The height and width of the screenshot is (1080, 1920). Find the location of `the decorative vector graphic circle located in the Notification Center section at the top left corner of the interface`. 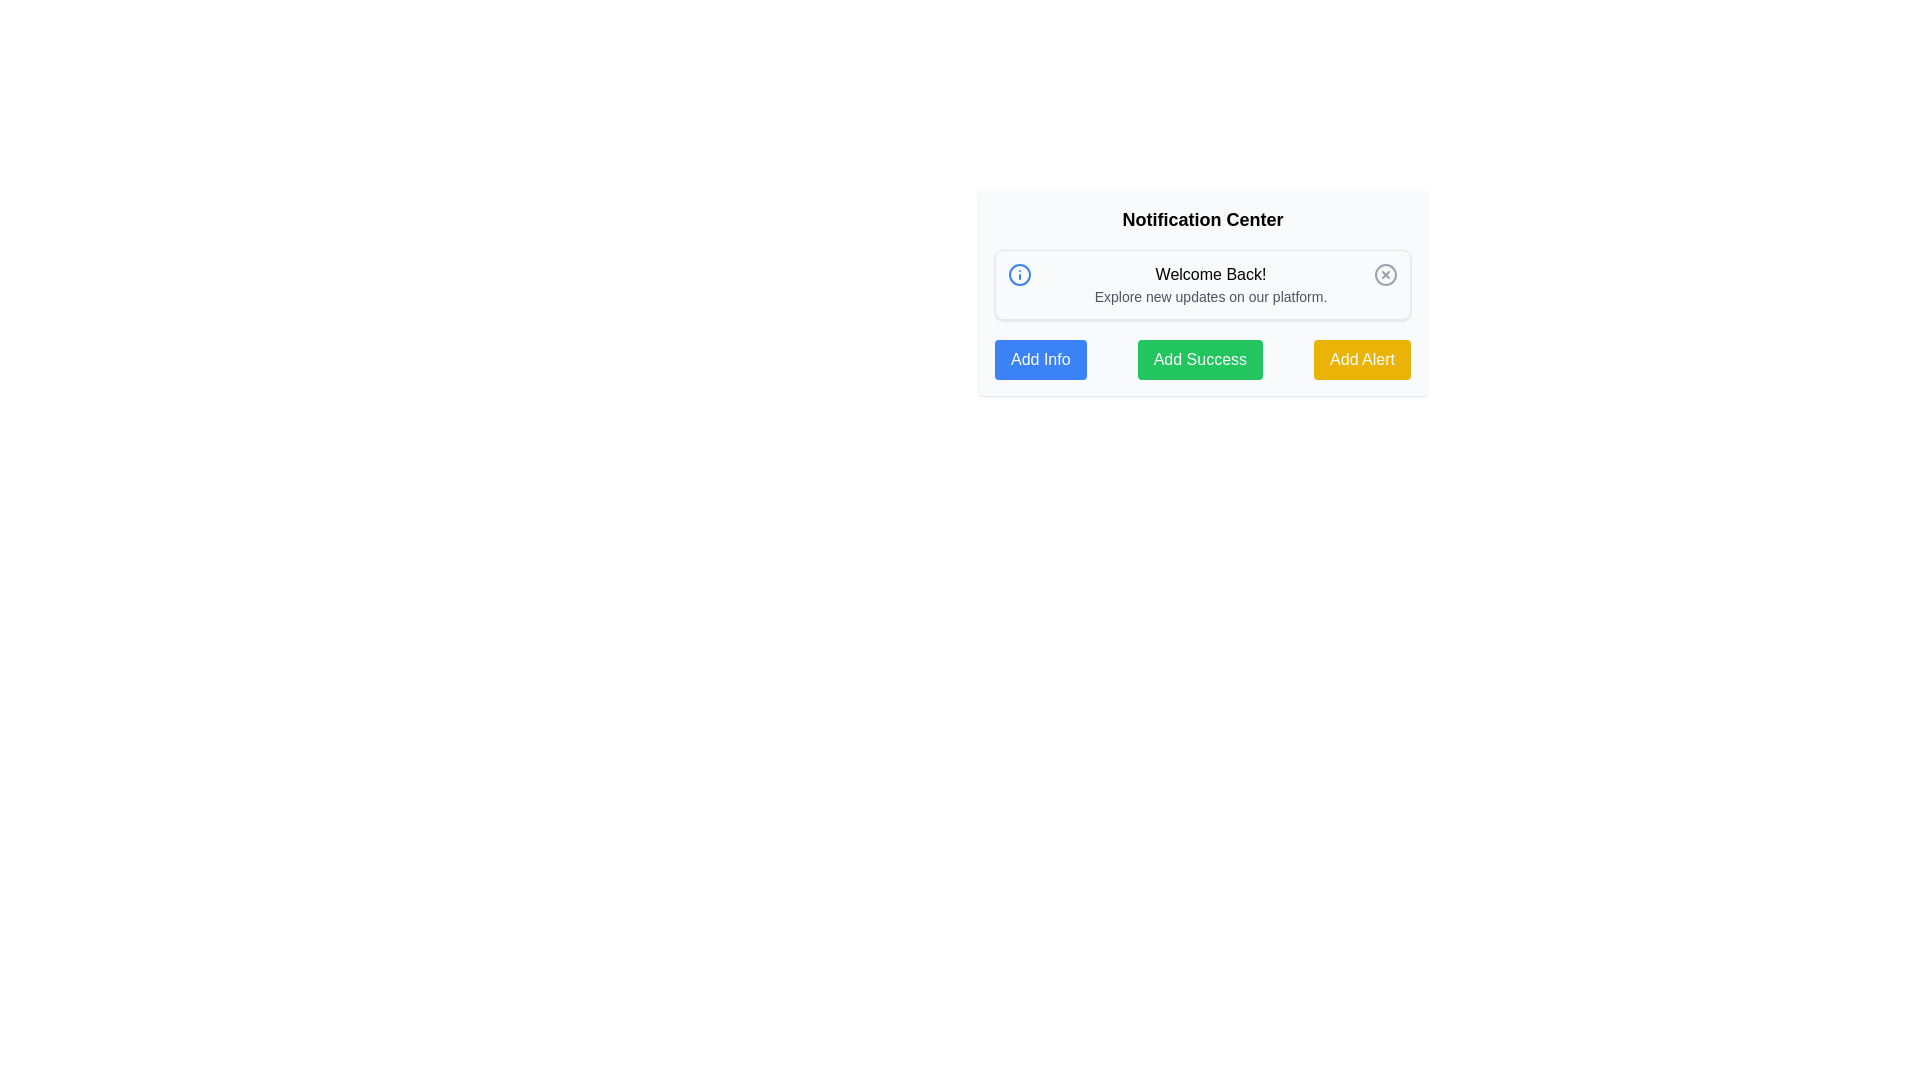

the decorative vector graphic circle located in the Notification Center section at the top left corner of the interface is located at coordinates (1019, 274).